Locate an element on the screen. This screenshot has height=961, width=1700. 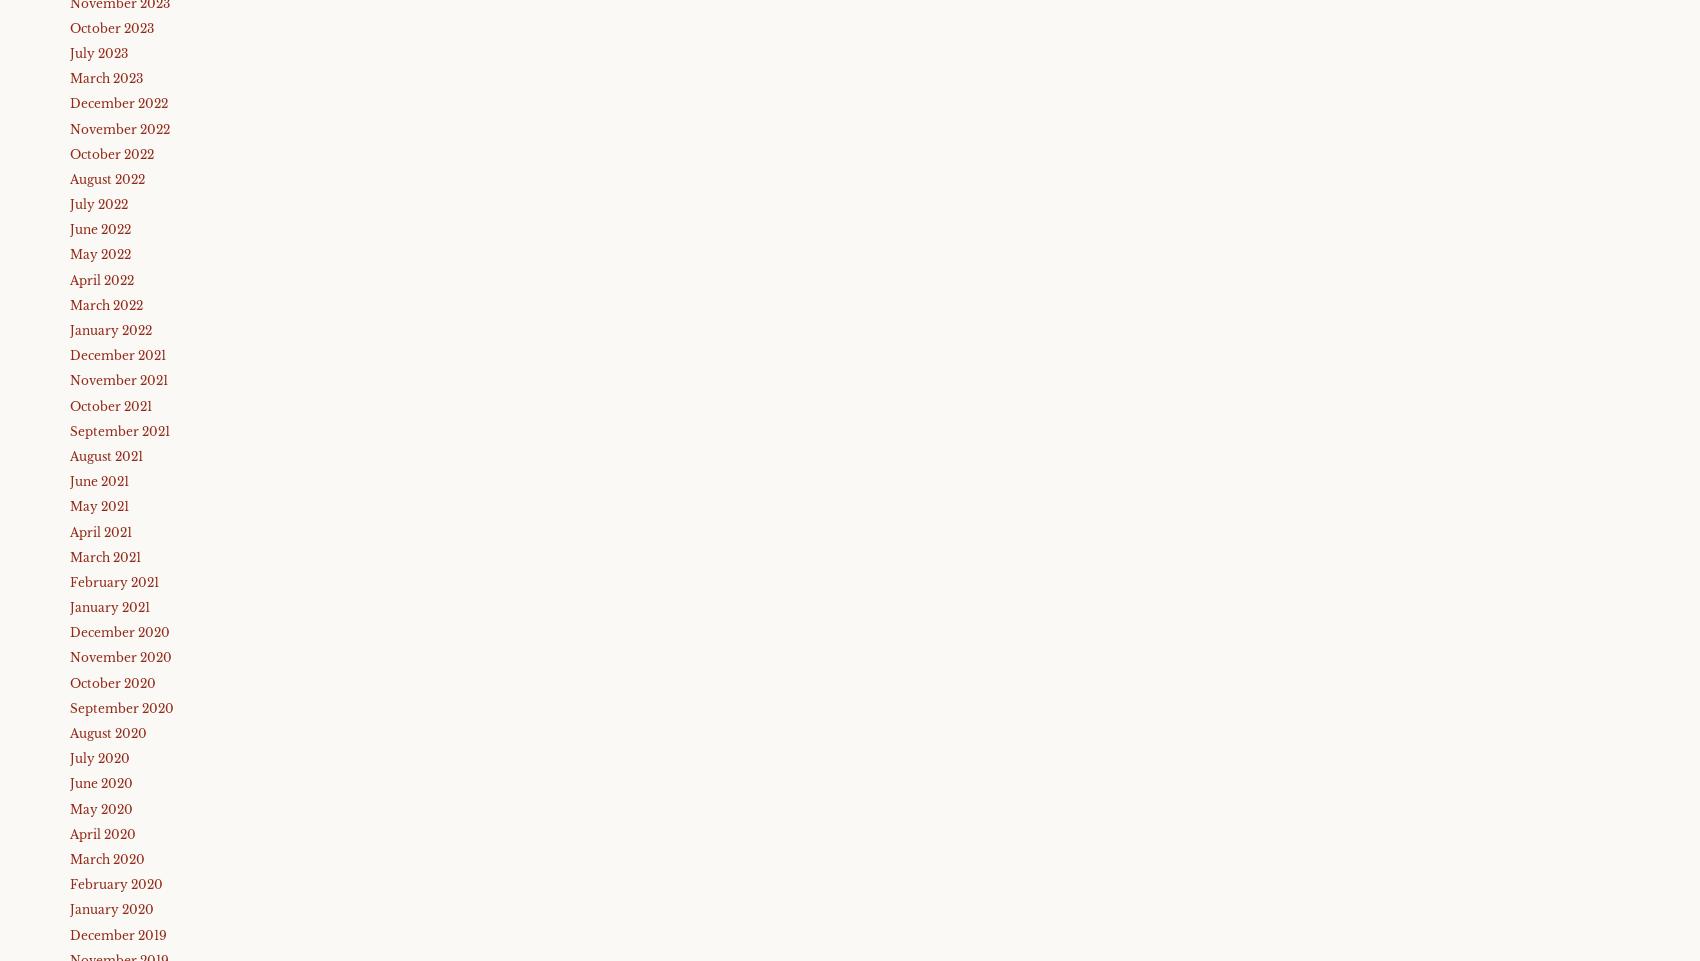
'April 2020' is located at coordinates (103, 833).